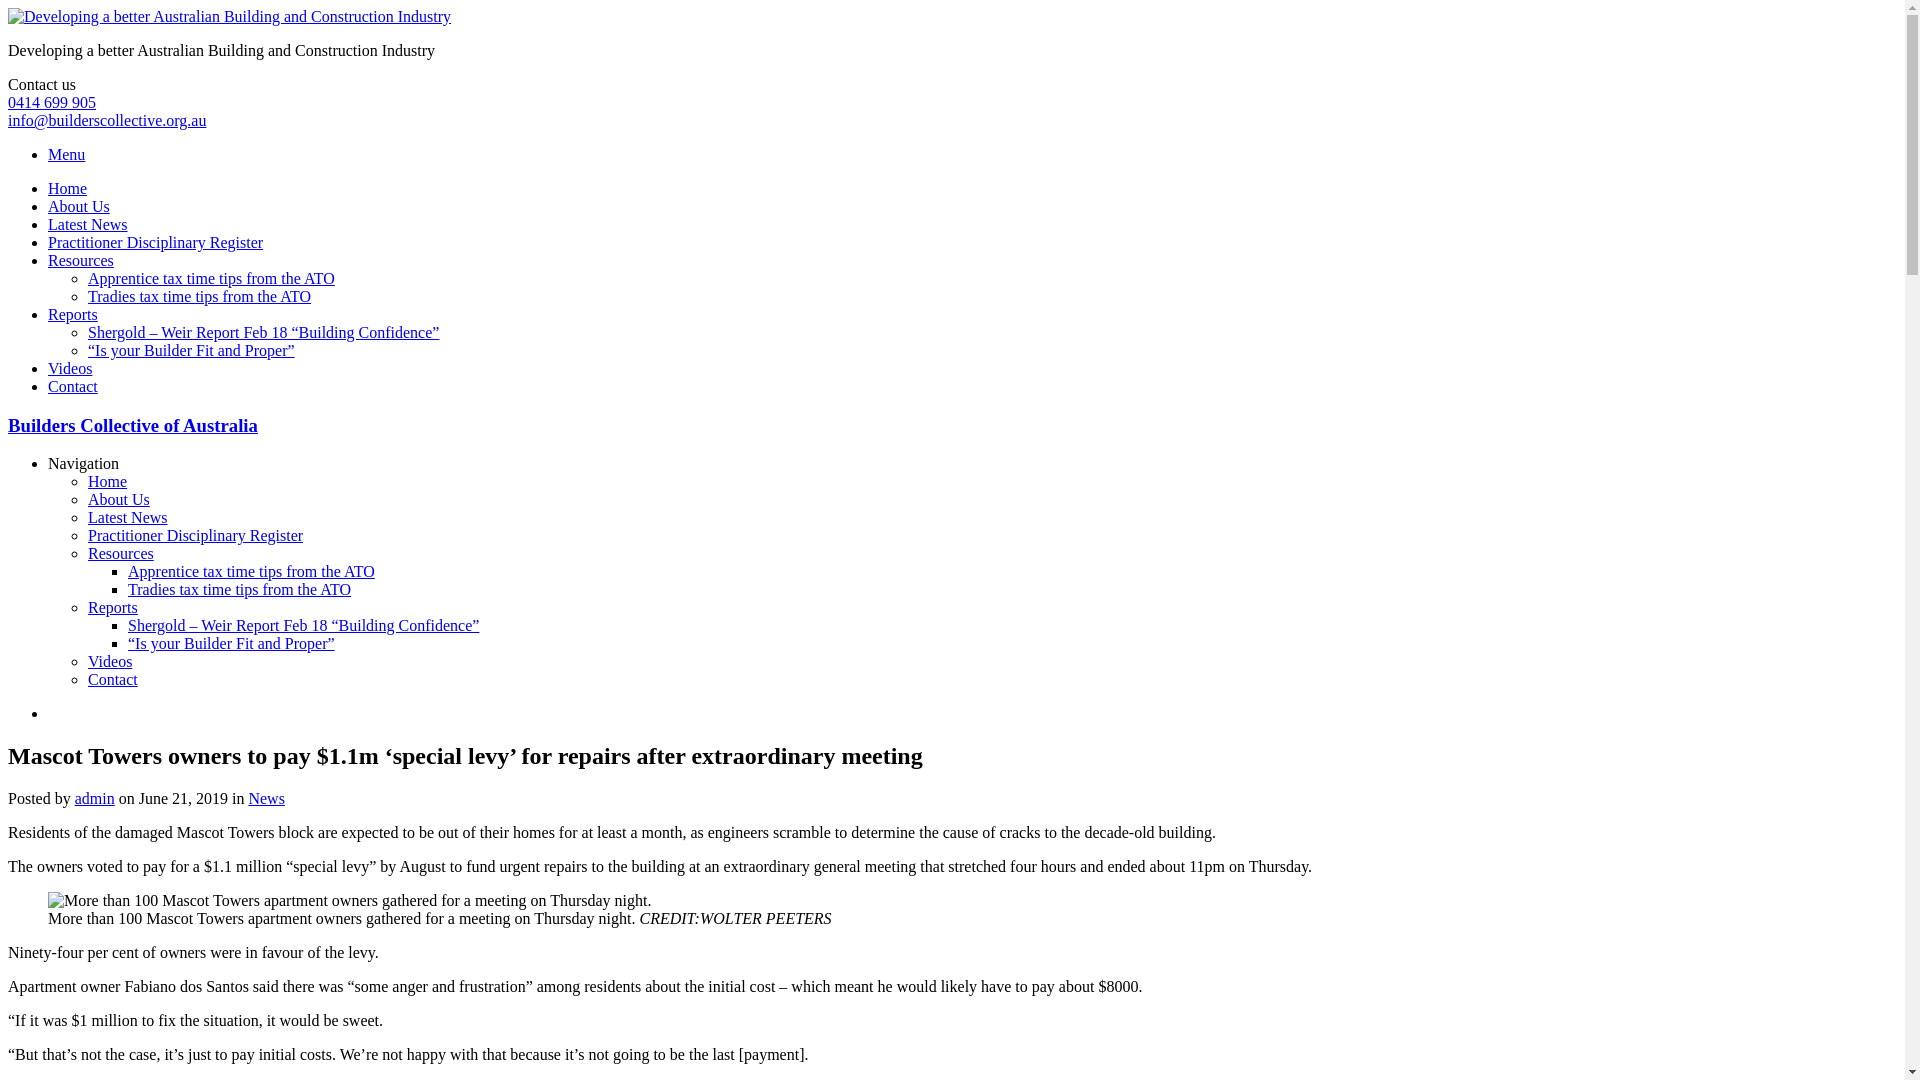 This screenshot has height=1080, width=1920. Describe the element at coordinates (250, 571) in the screenshot. I see `'Apprentice tax time tips from the ATO'` at that location.